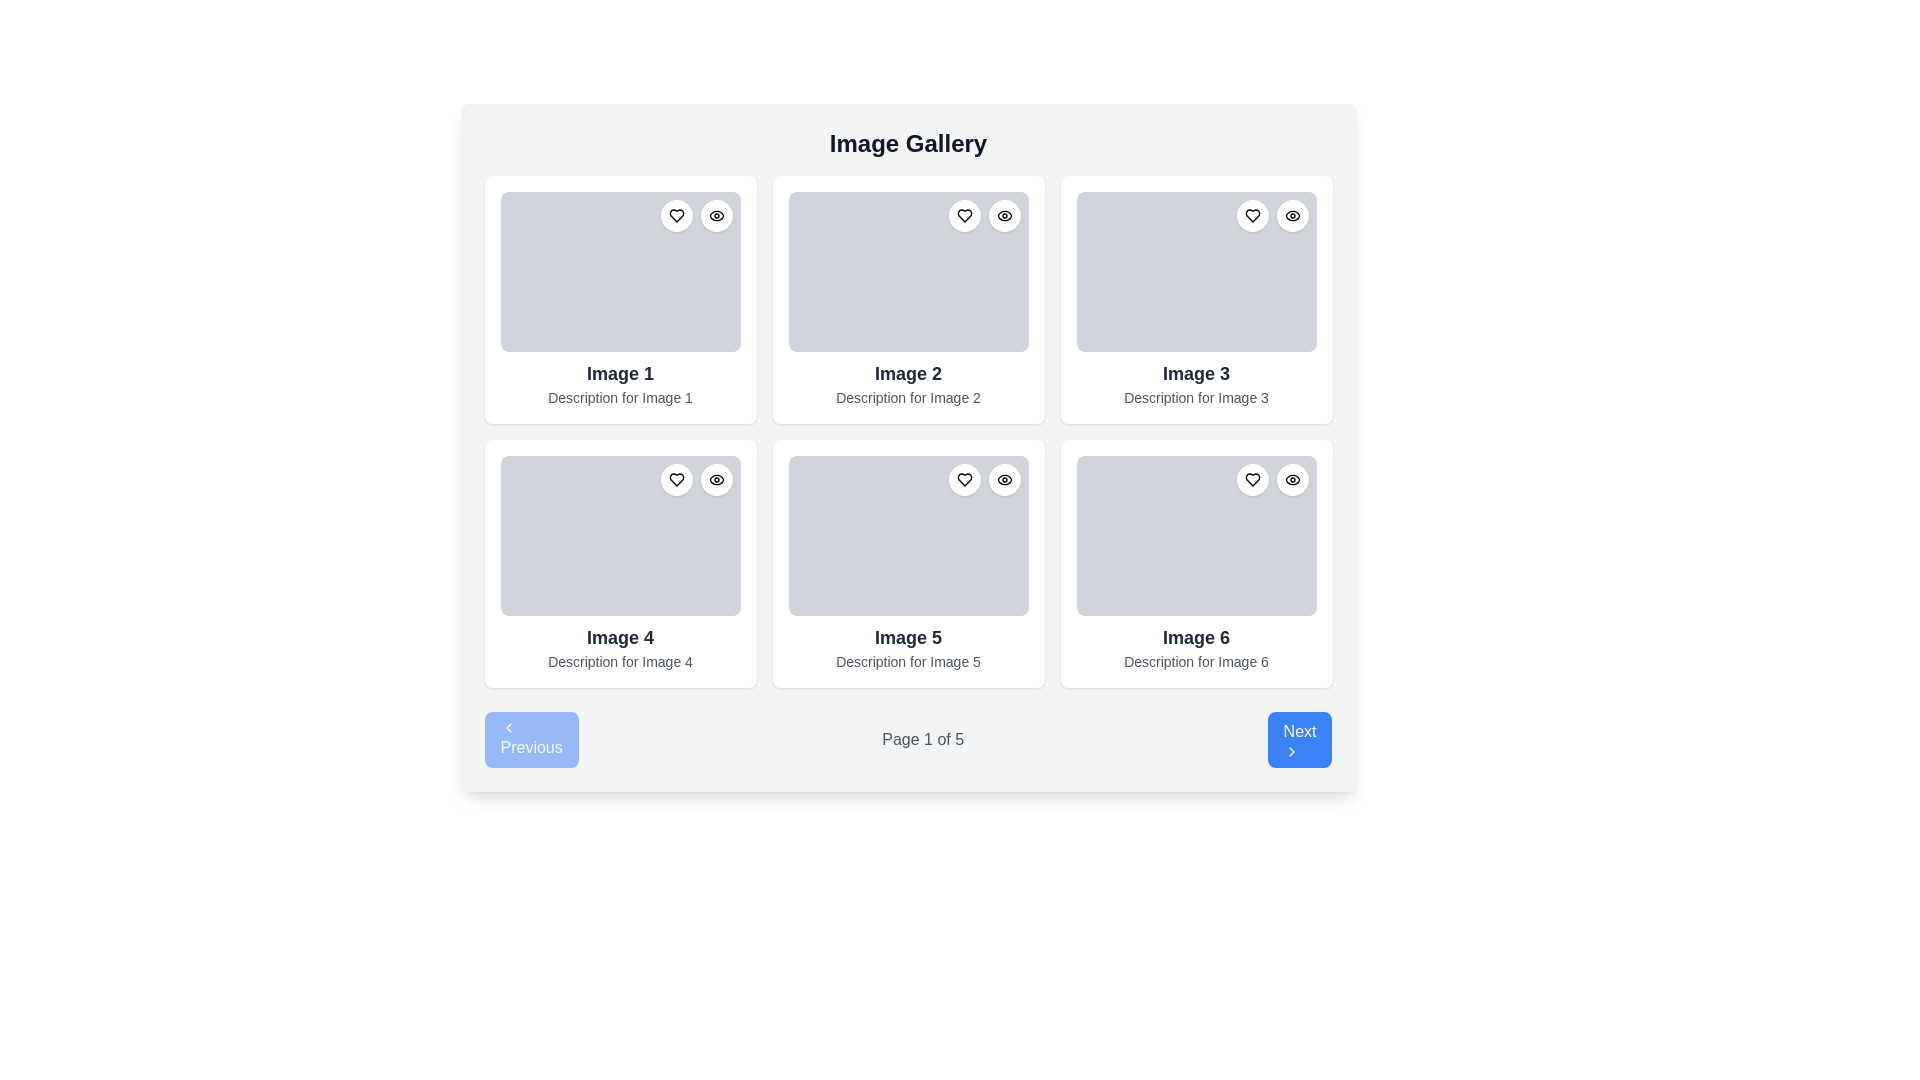 Image resolution: width=1920 pixels, height=1080 pixels. What do you see at coordinates (1196, 397) in the screenshot?
I see `the text label located below the title 'Image 3' in the third image card of the top row in a 3x2 grid layout` at bounding box center [1196, 397].